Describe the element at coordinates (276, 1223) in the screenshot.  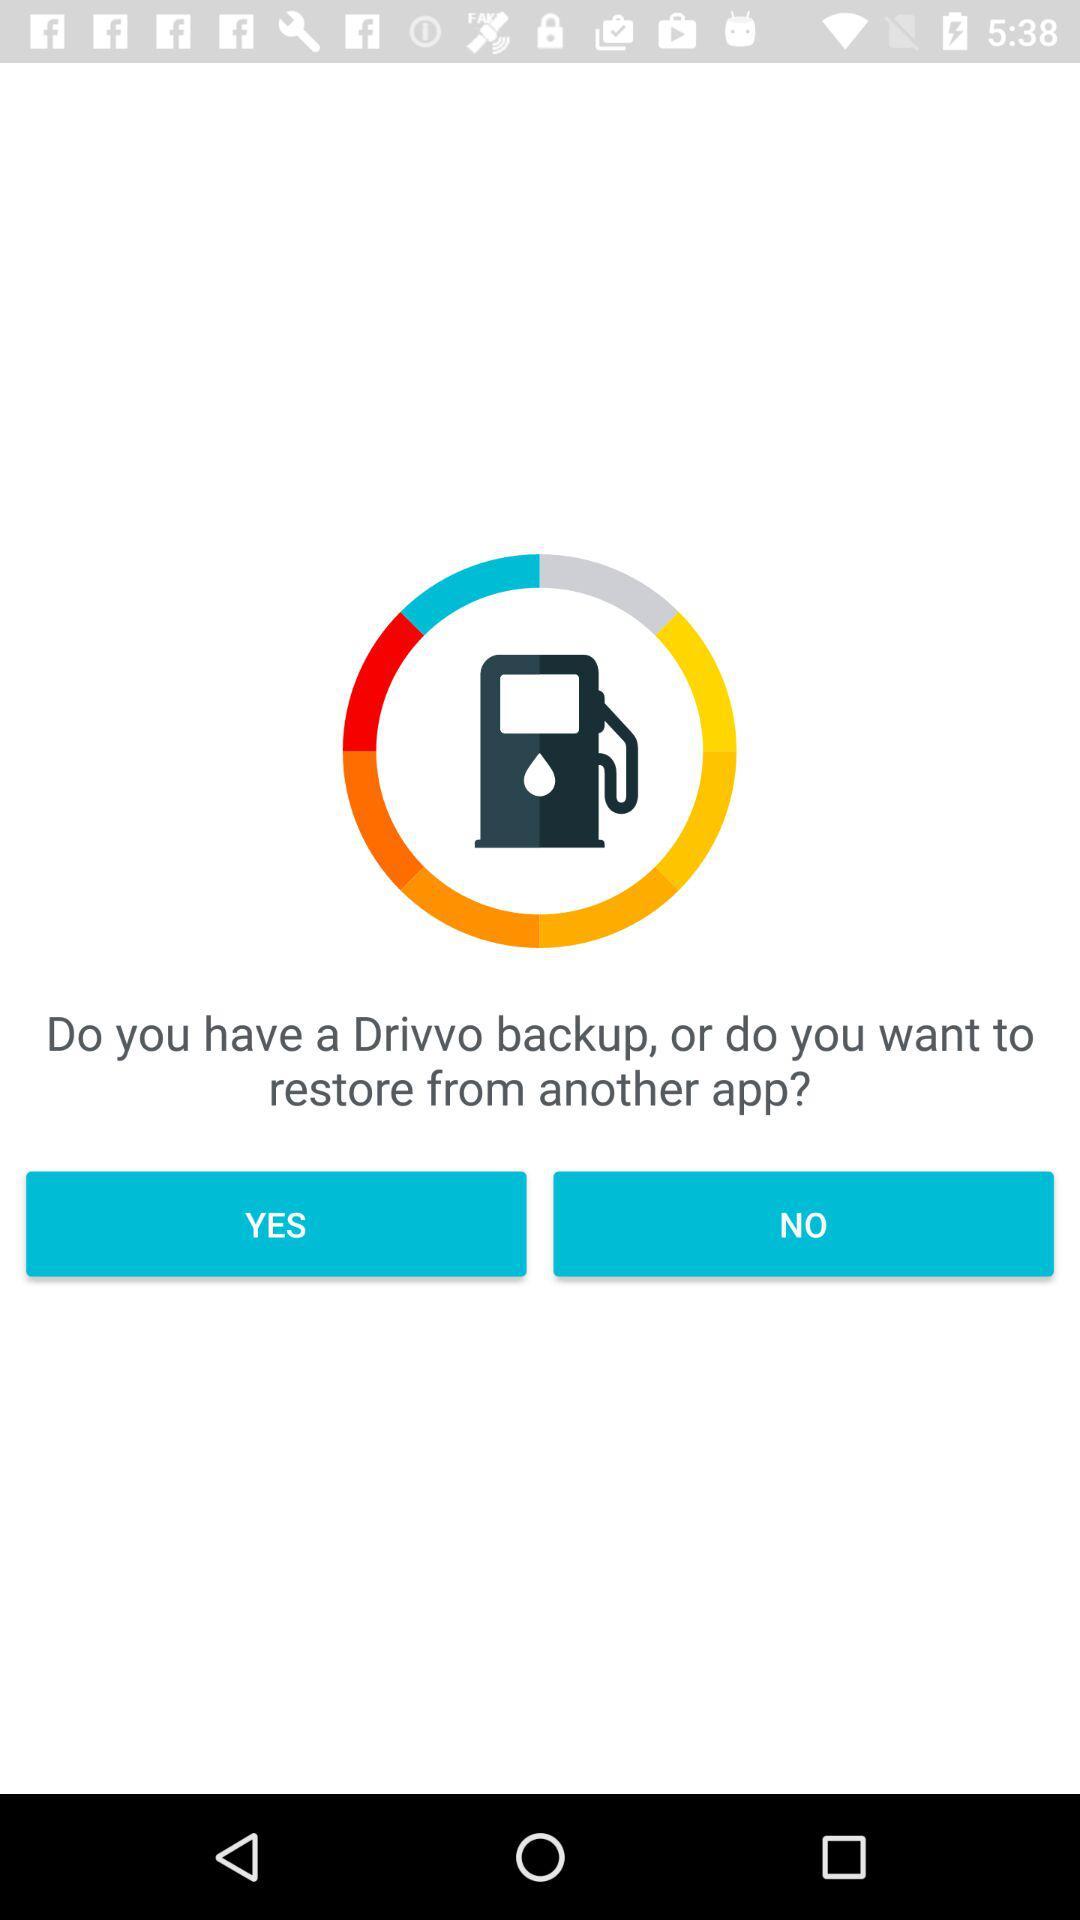
I see `yes item` at that location.